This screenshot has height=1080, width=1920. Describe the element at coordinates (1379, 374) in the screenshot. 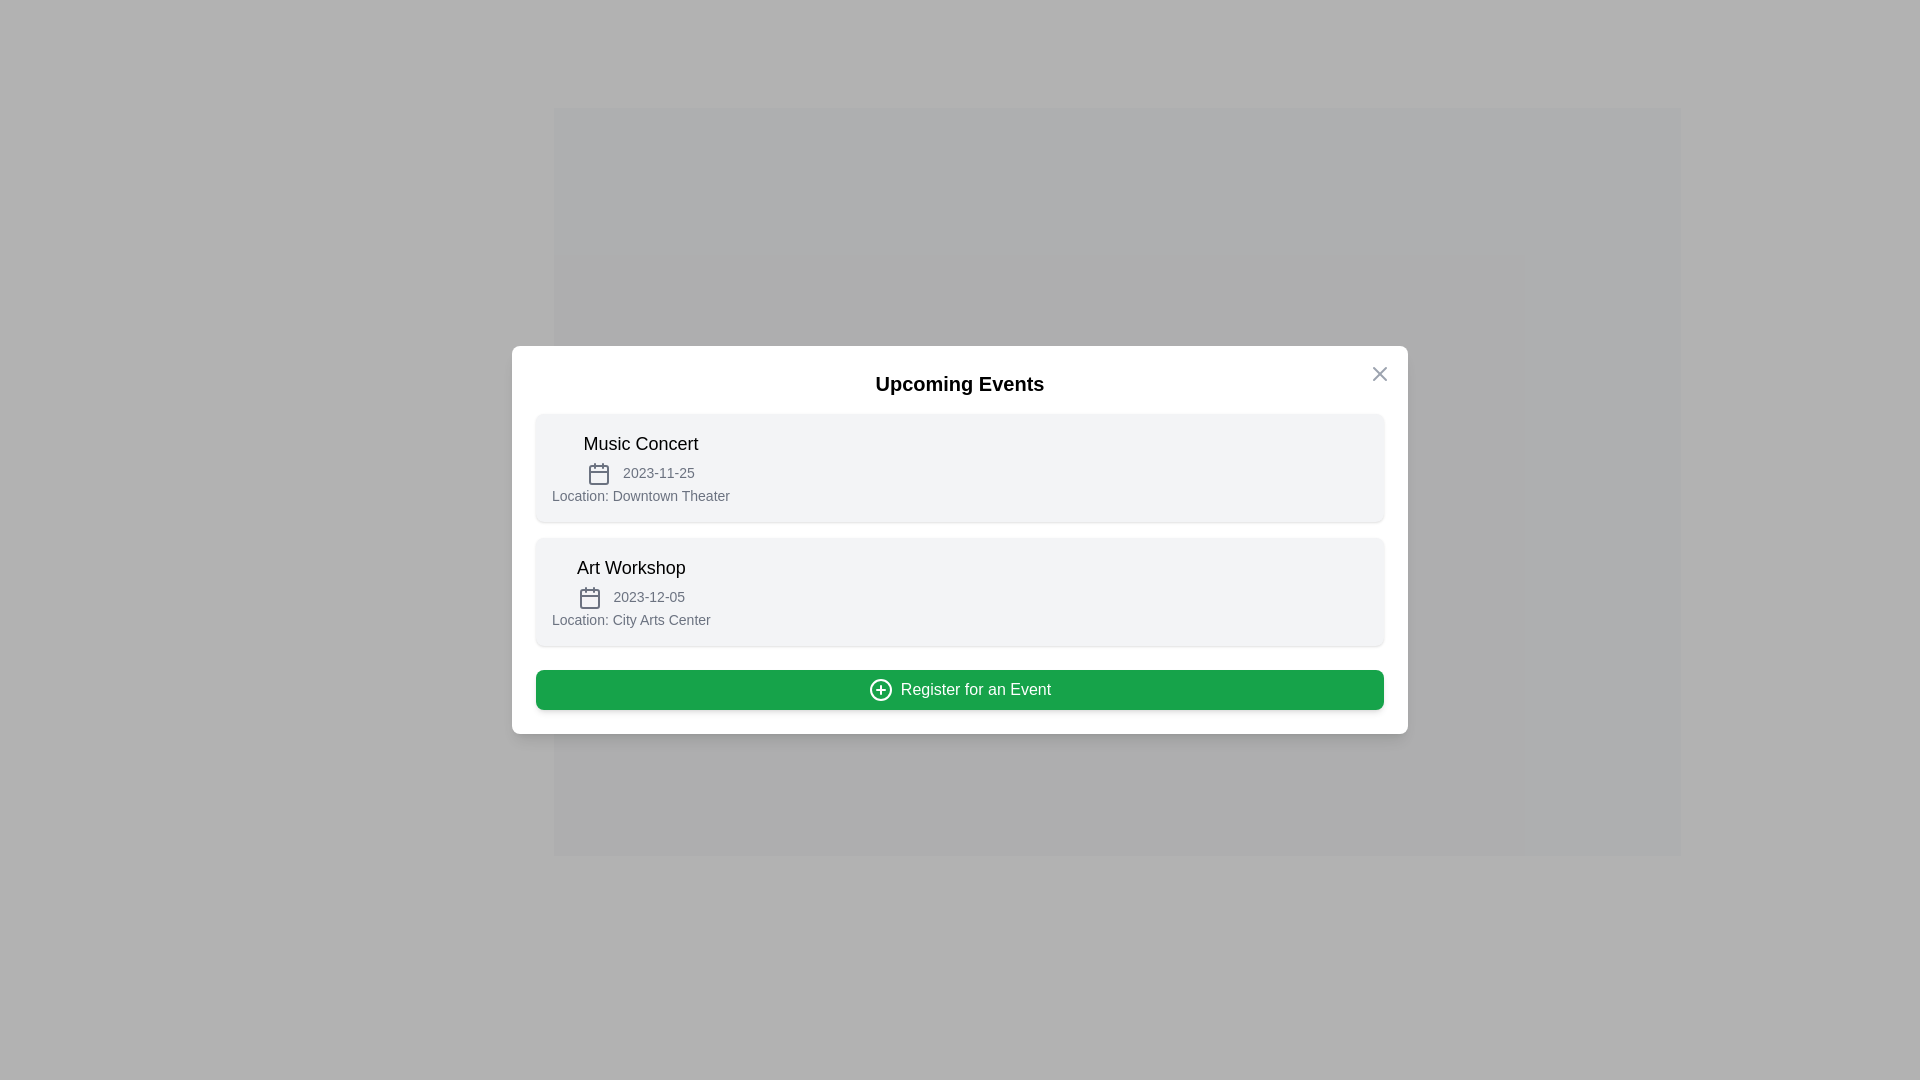

I see `the small gray 'x' icon in the top-right corner of the modal popup` at that location.